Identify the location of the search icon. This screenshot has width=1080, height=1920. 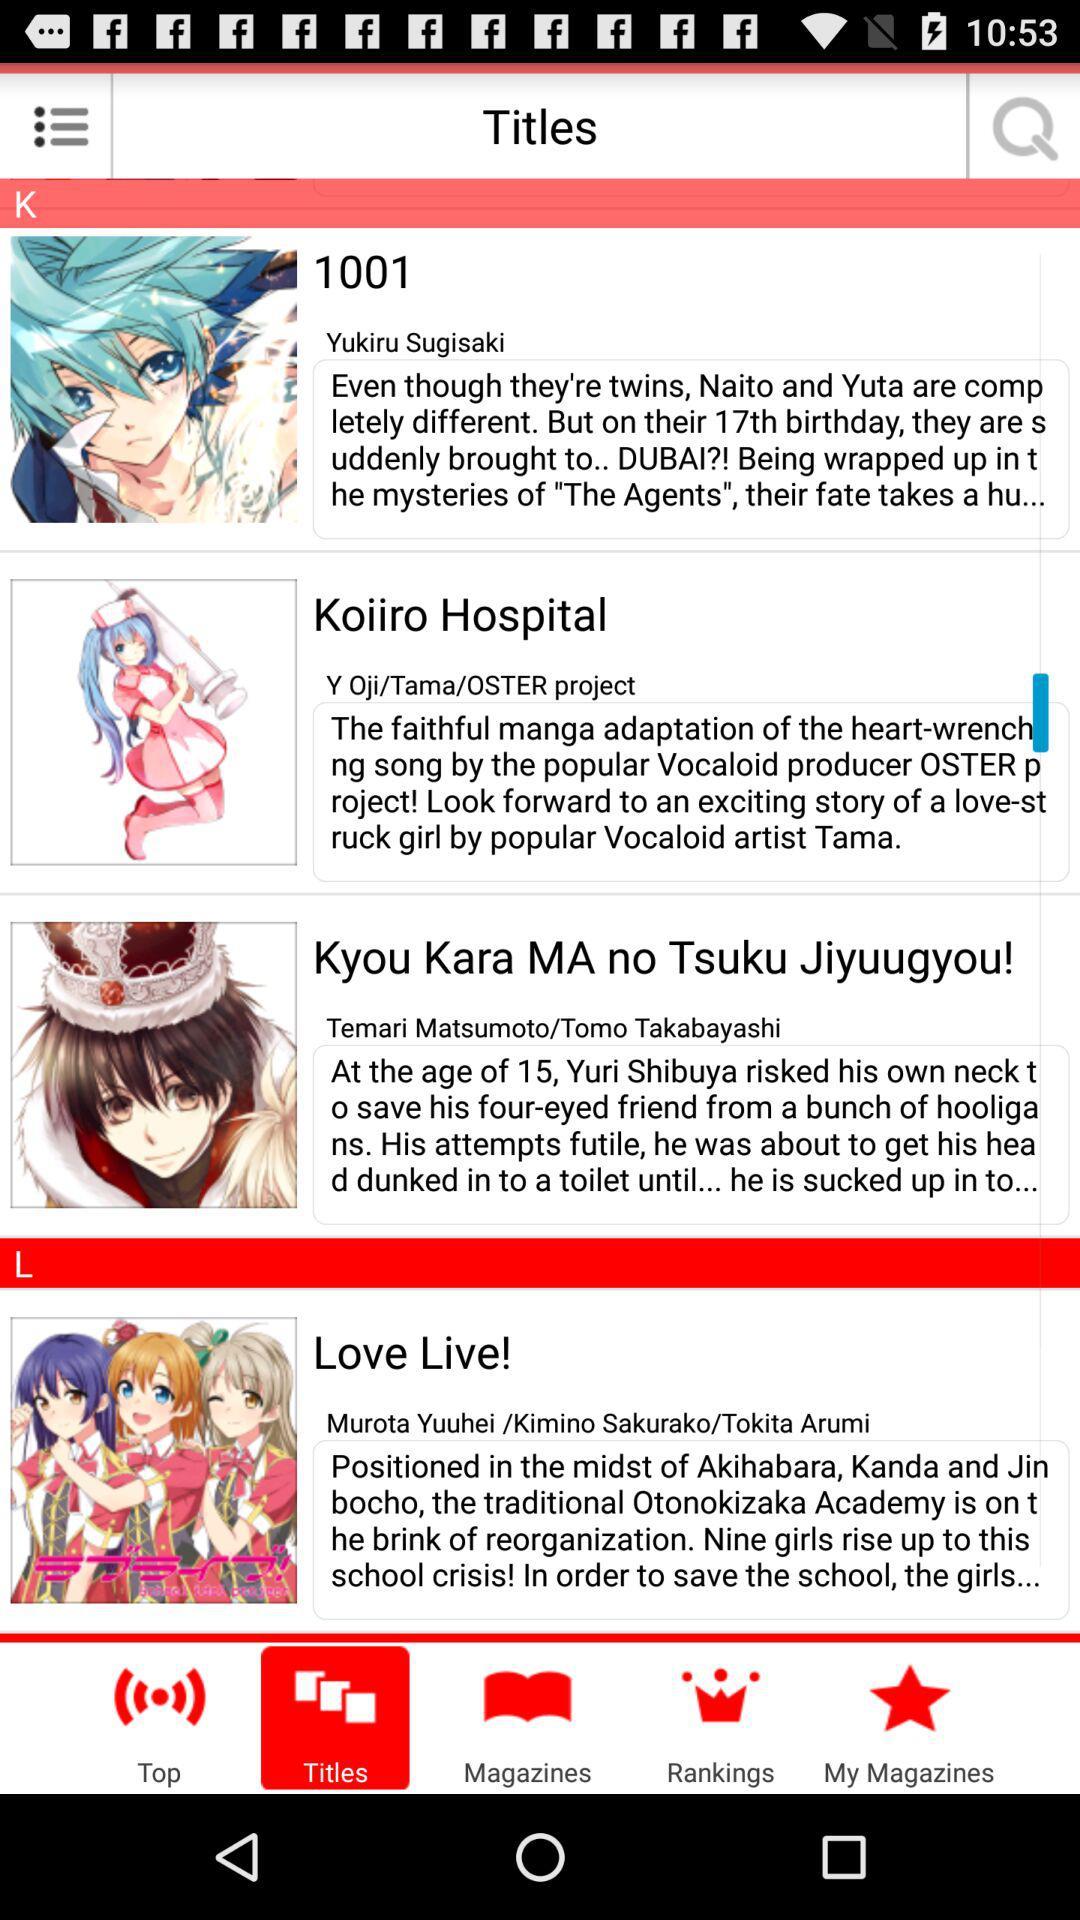
(1018, 133).